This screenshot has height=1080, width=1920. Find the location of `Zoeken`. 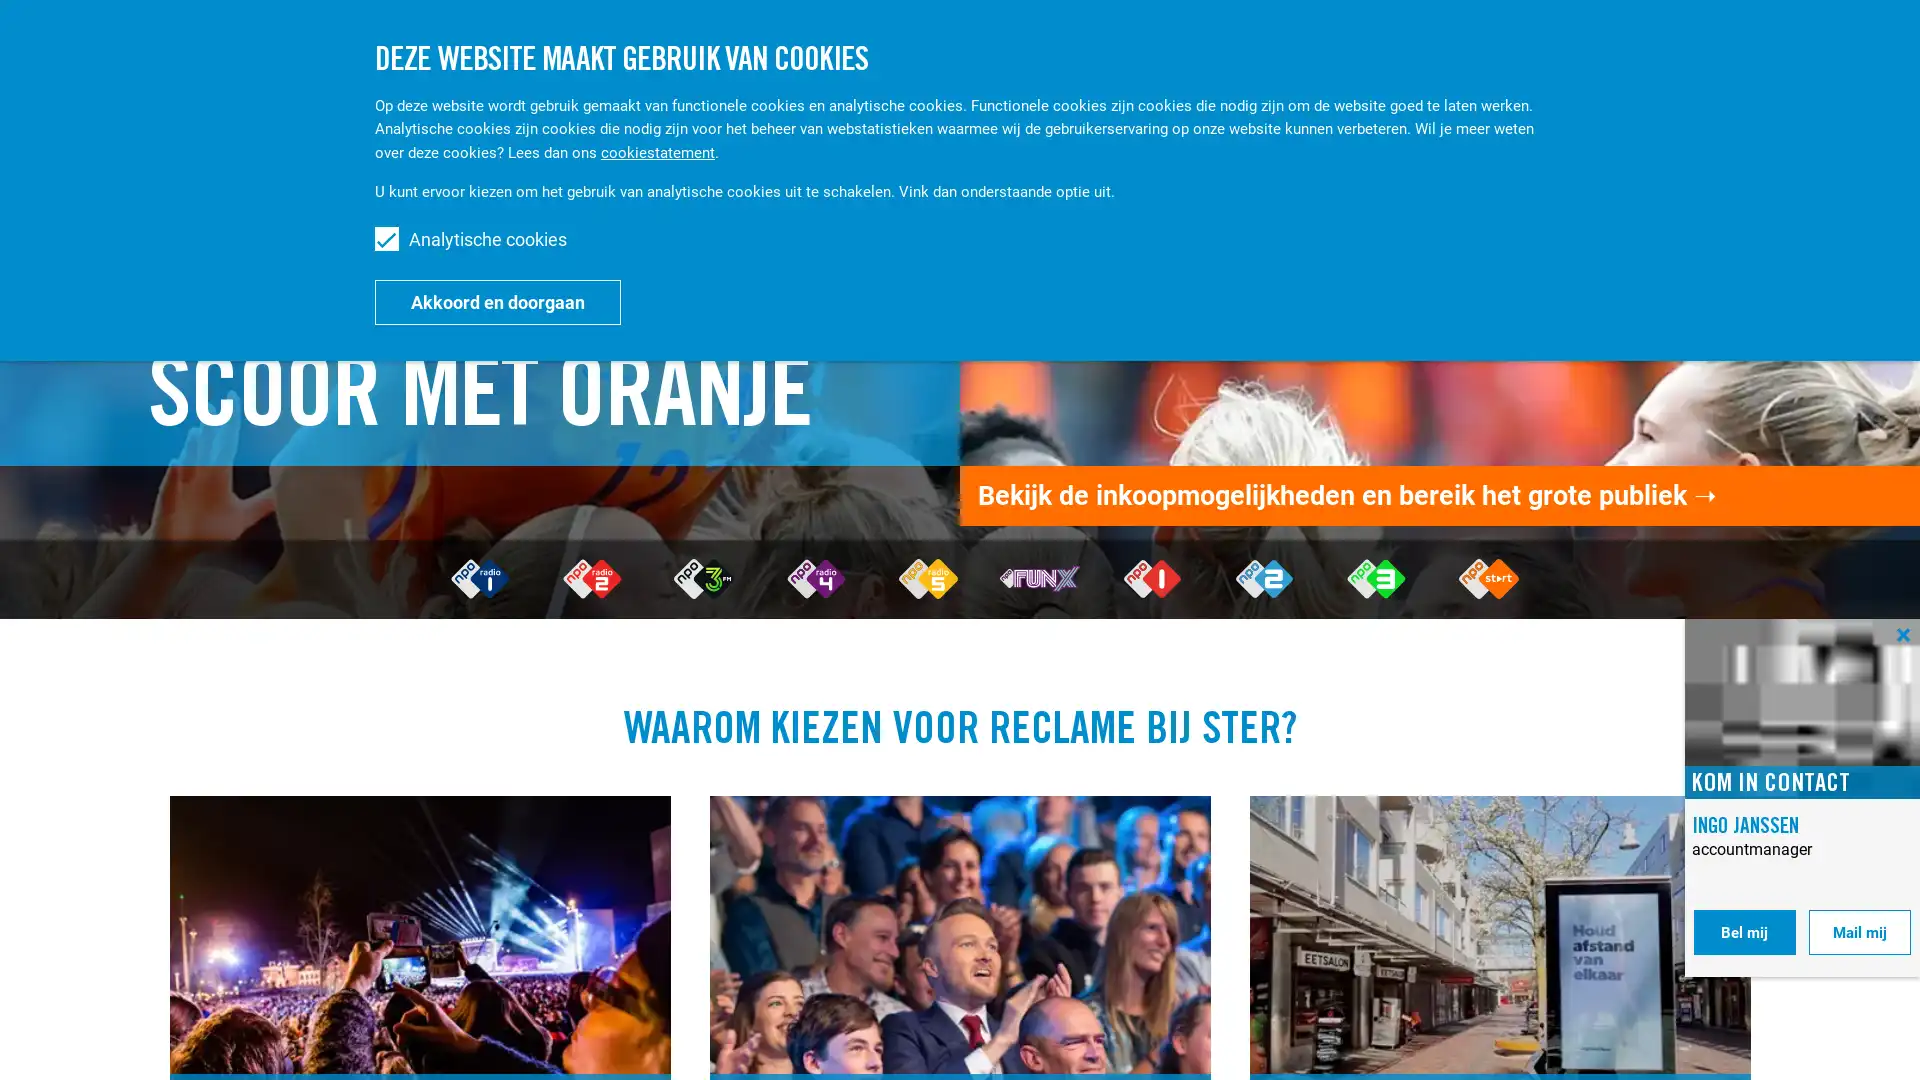

Zoeken is located at coordinates (1713, 48).